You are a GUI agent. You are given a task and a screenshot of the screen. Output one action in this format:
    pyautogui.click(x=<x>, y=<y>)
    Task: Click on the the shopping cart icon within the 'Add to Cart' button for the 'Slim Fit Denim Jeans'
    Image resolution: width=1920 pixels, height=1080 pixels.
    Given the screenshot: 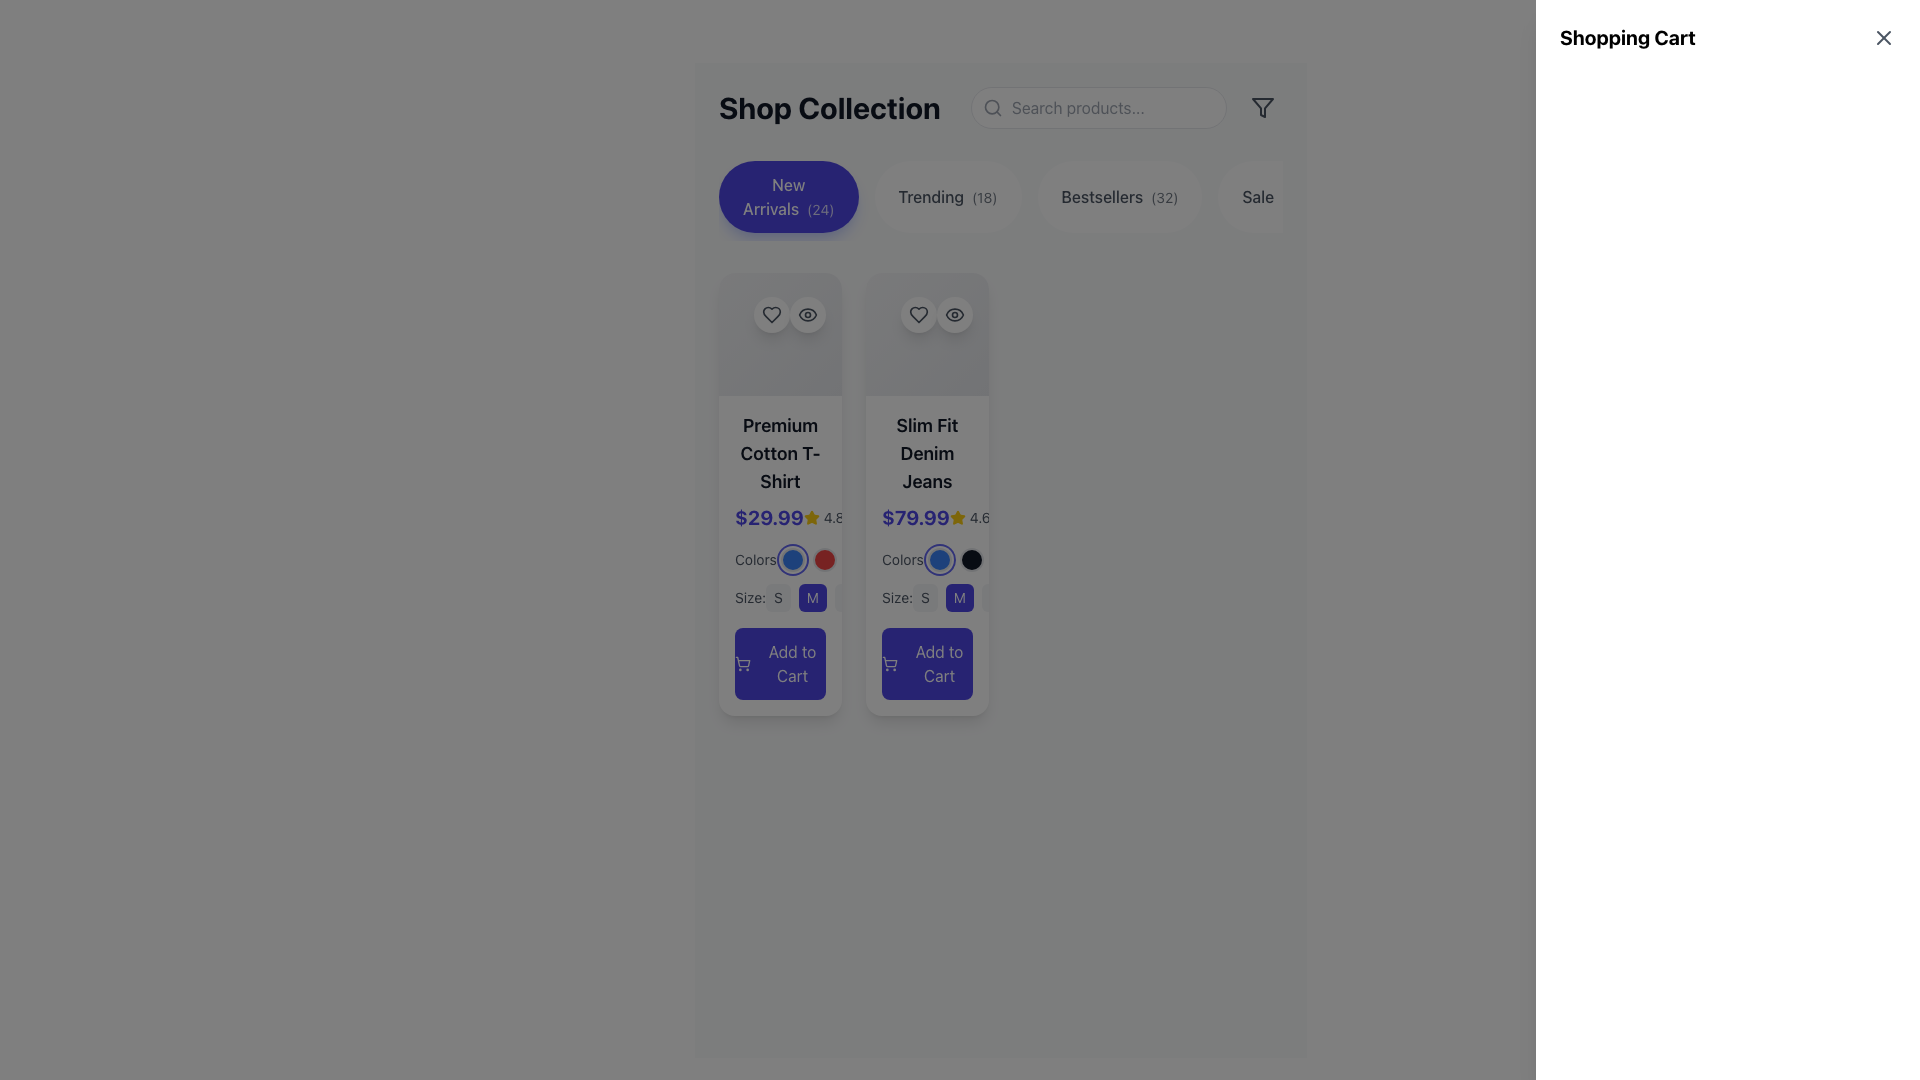 What is the action you would take?
    pyautogui.click(x=889, y=662)
    